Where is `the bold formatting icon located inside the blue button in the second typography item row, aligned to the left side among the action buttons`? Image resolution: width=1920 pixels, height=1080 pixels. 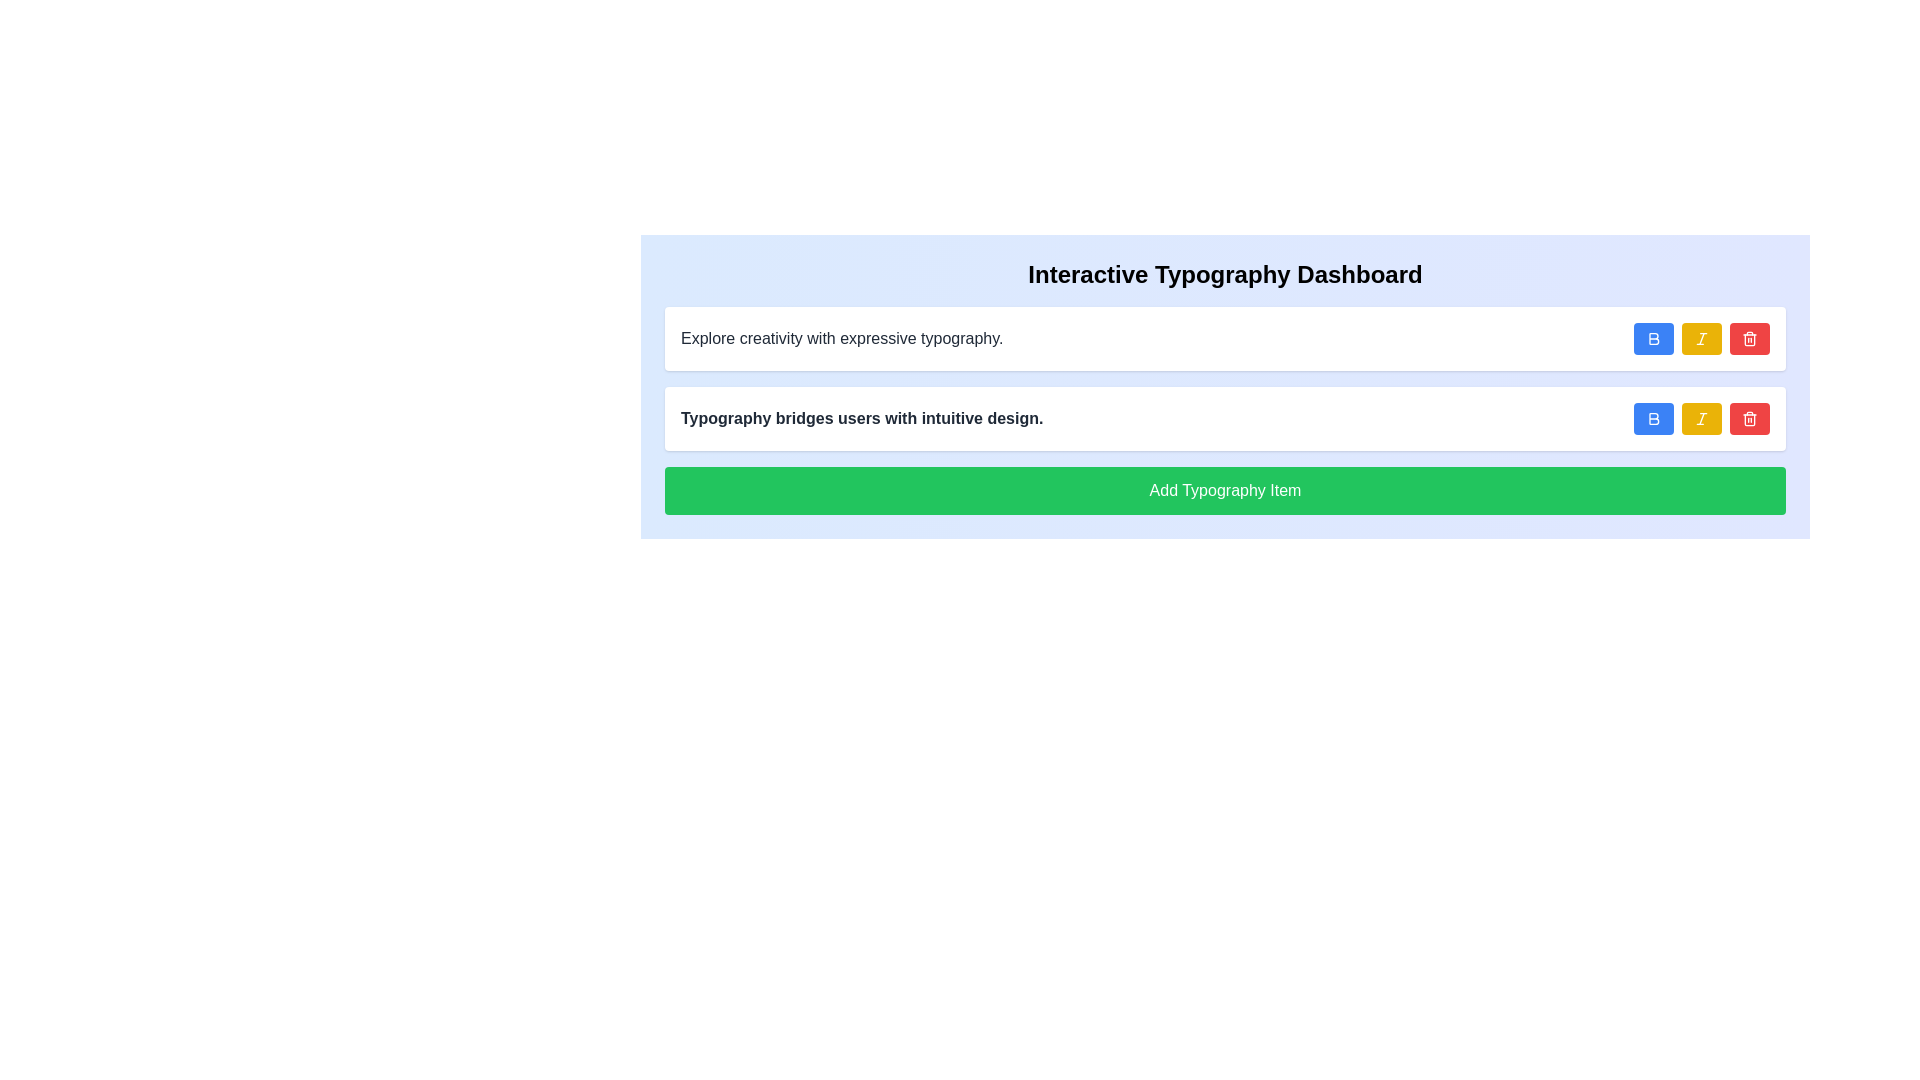
the bold formatting icon located inside the blue button in the second typography item row, aligned to the left side among the action buttons is located at coordinates (1654, 418).